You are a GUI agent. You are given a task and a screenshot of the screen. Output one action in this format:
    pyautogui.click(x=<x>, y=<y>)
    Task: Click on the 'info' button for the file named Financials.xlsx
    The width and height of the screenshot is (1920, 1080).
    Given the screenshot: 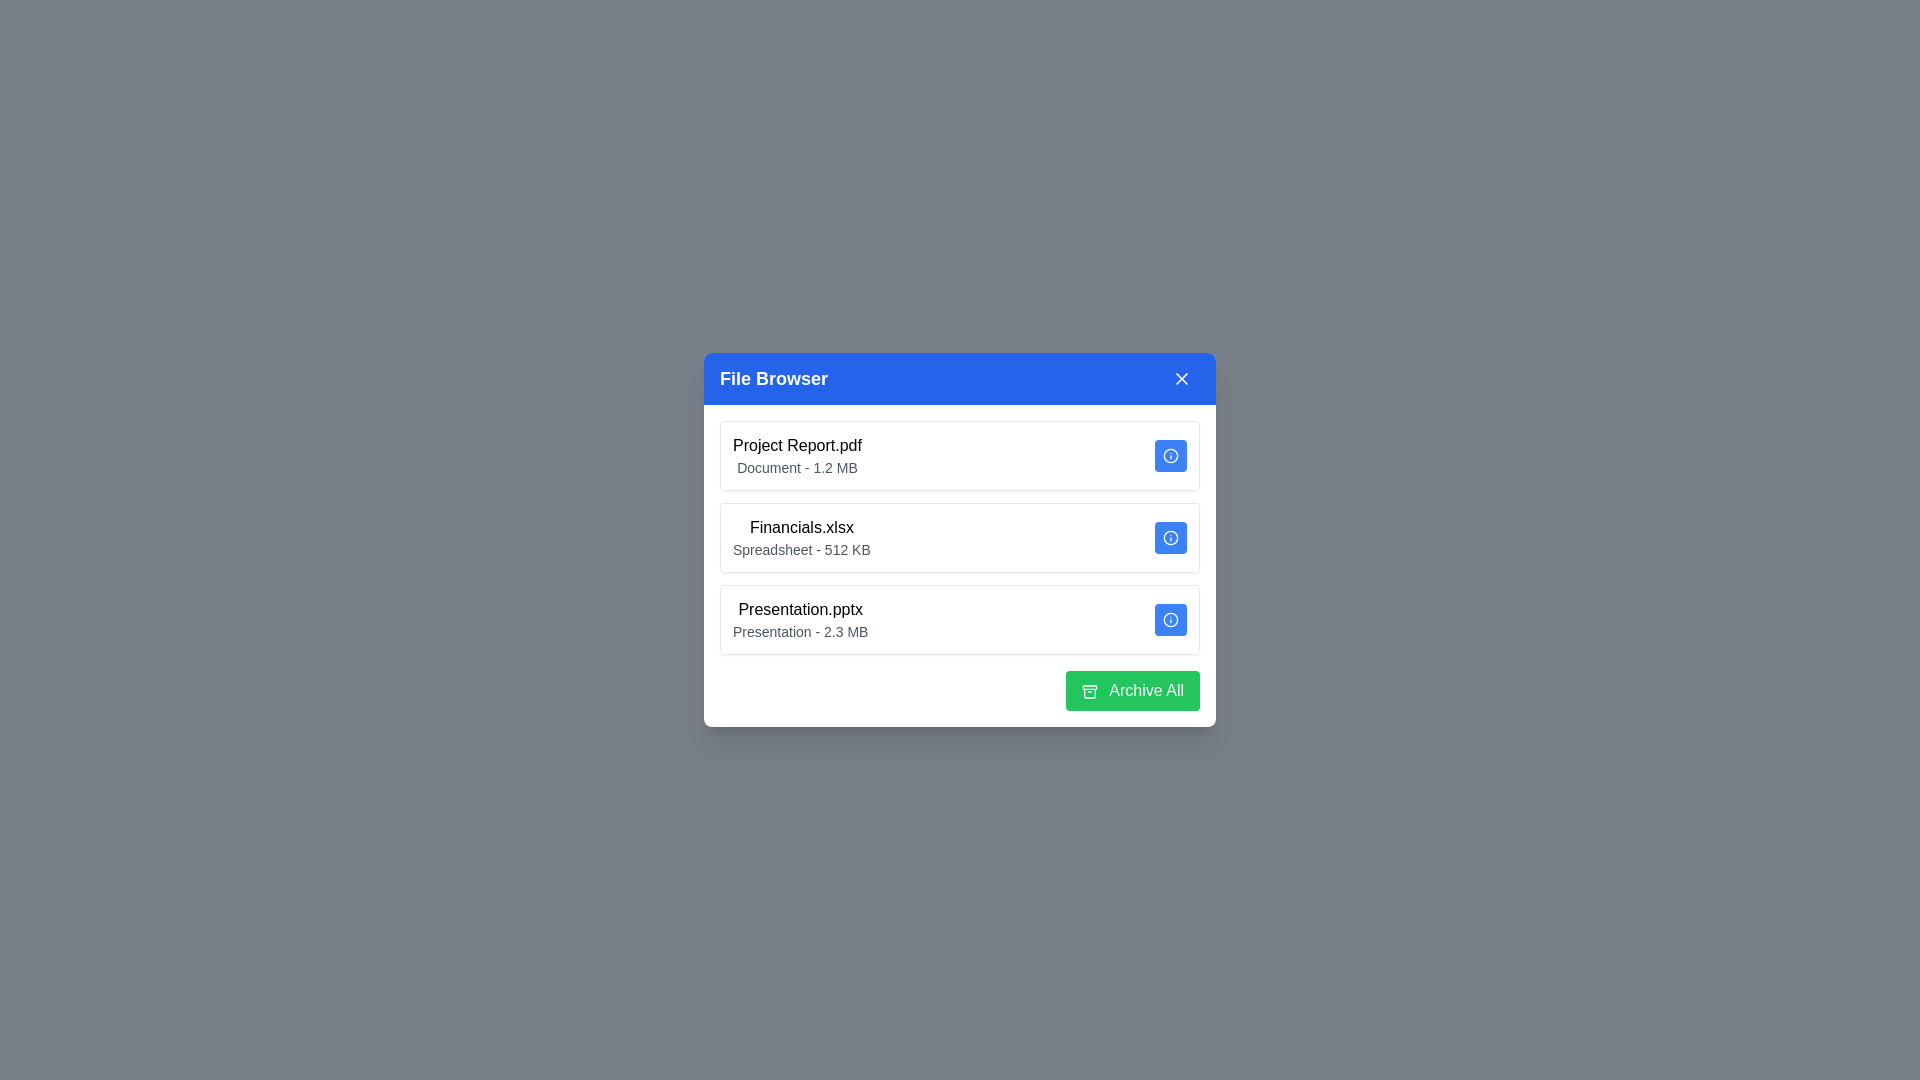 What is the action you would take?
    pyautogui.click(x=1171, y=536)
    